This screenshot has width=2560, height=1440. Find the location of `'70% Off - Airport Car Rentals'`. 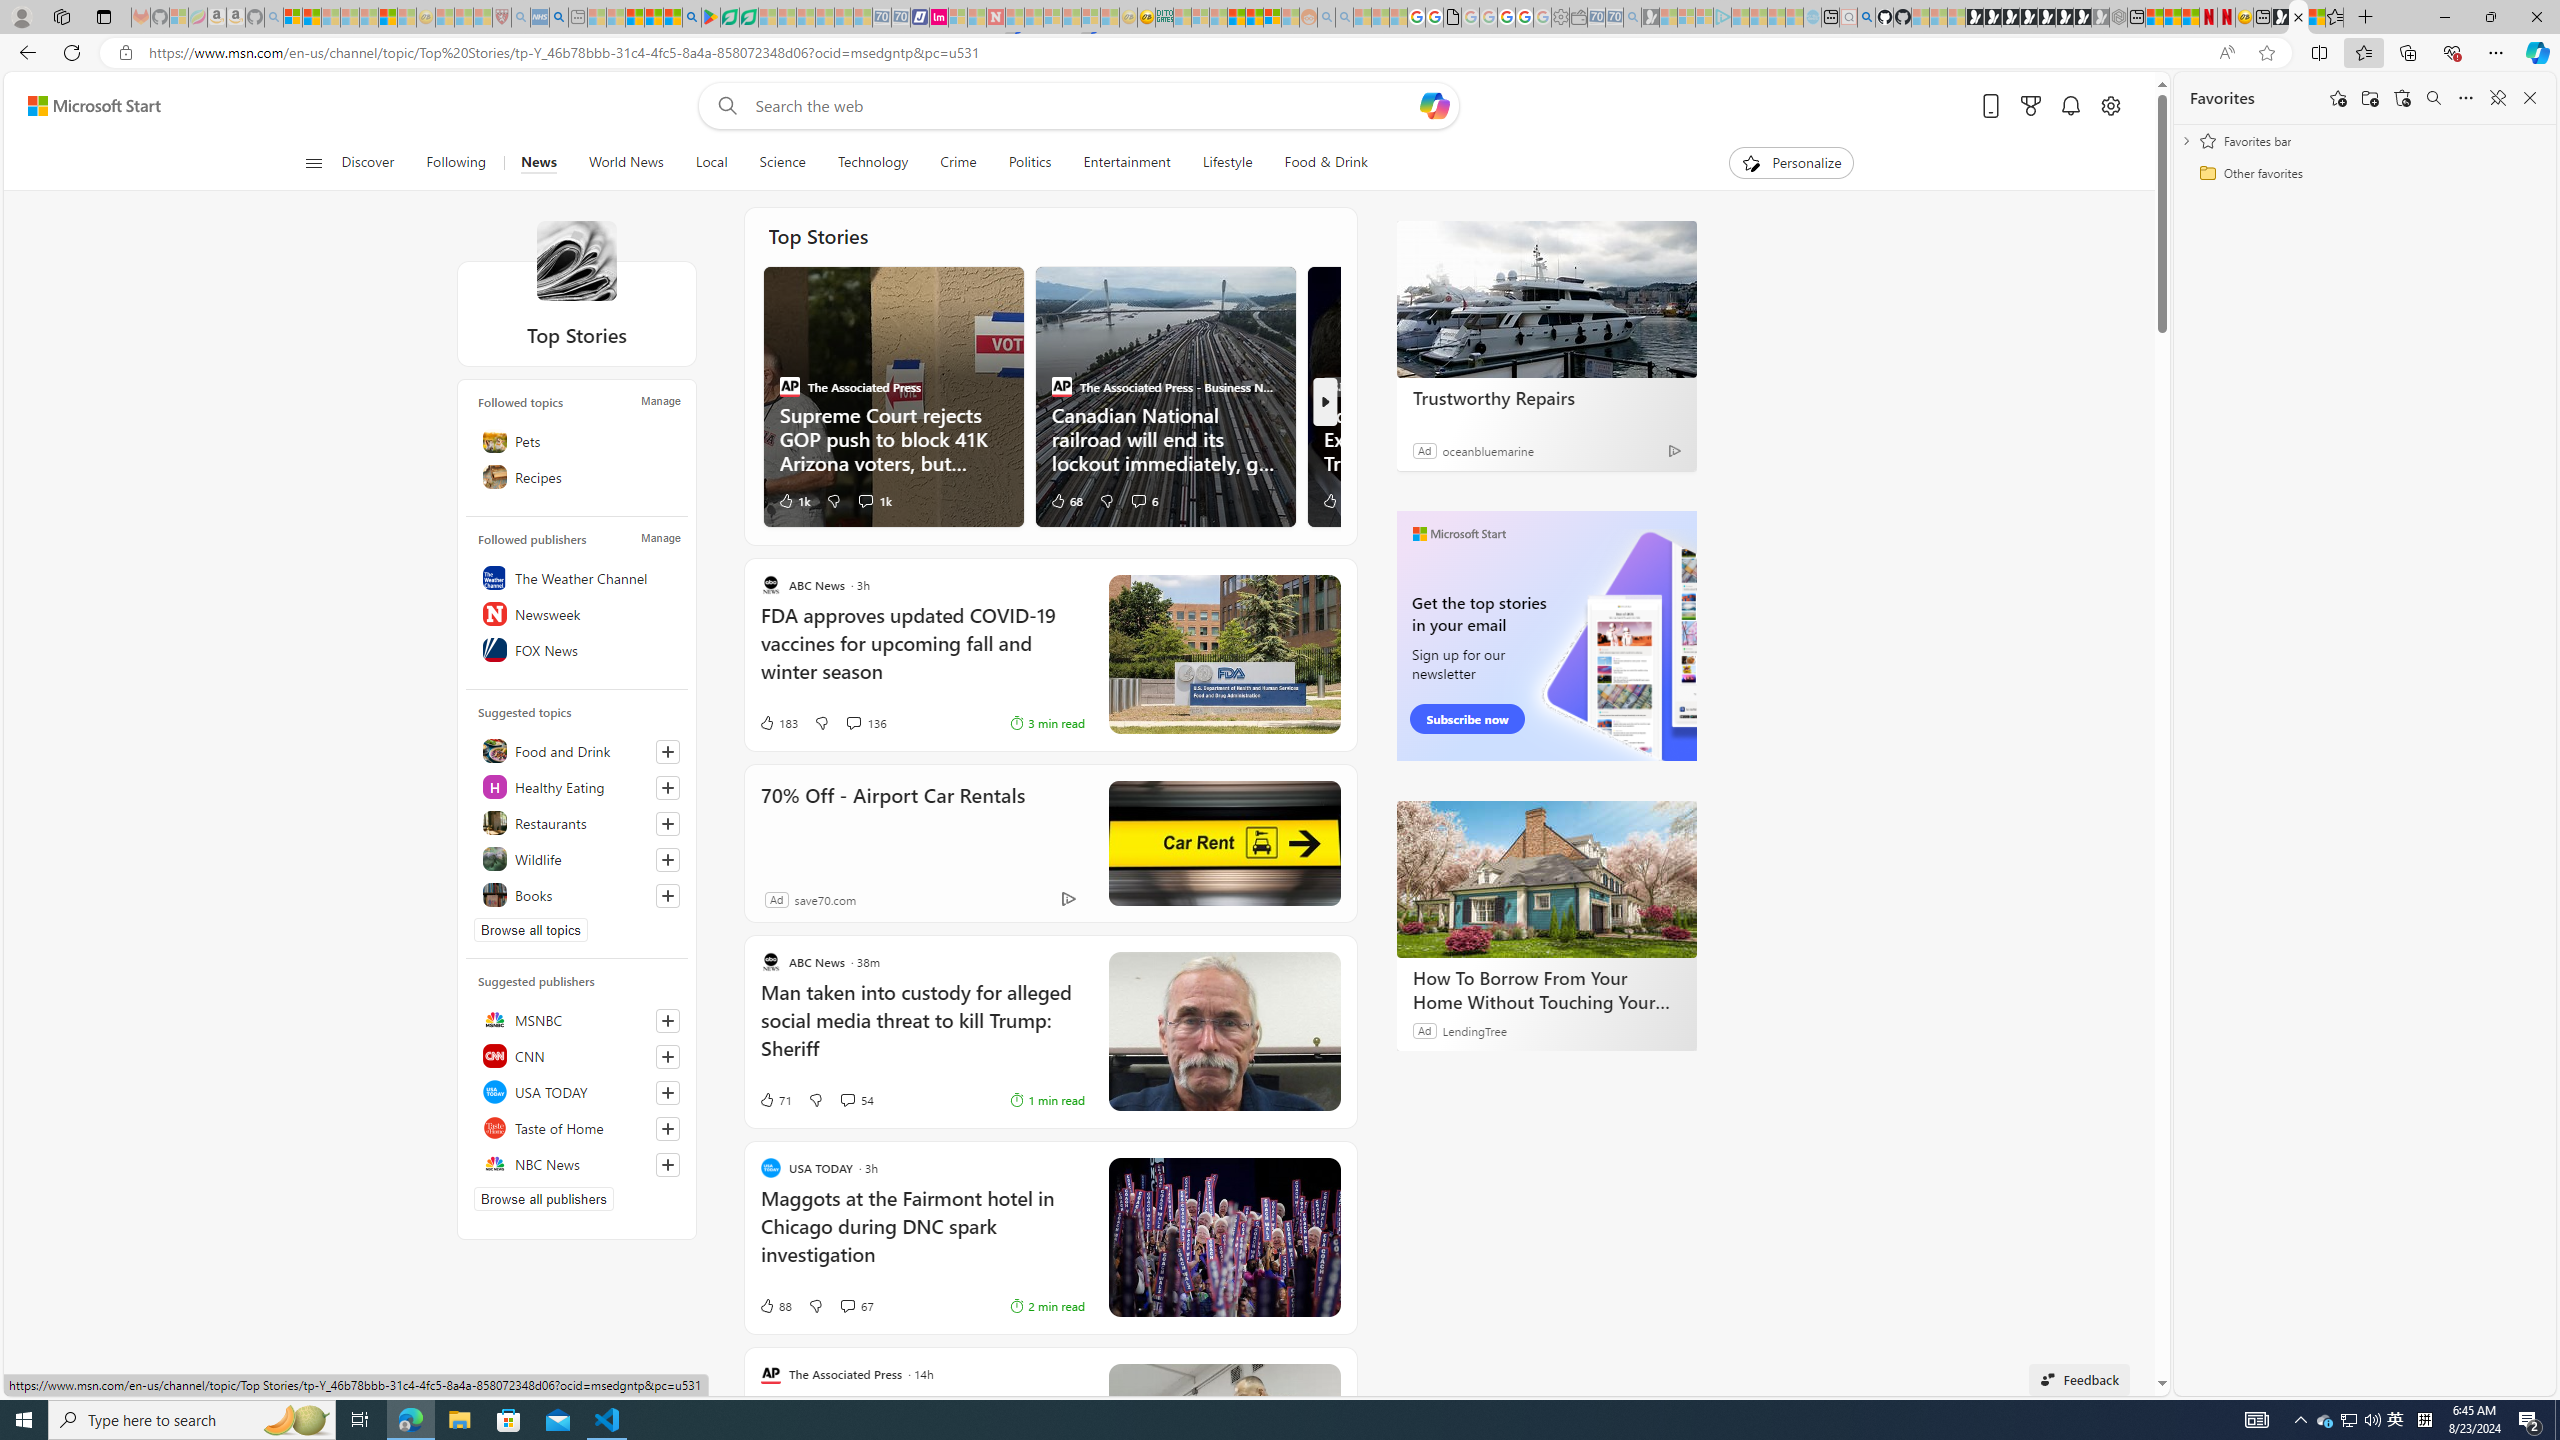

'70% Off - Airport Car Rentals' is located at coordinates (892, 822).